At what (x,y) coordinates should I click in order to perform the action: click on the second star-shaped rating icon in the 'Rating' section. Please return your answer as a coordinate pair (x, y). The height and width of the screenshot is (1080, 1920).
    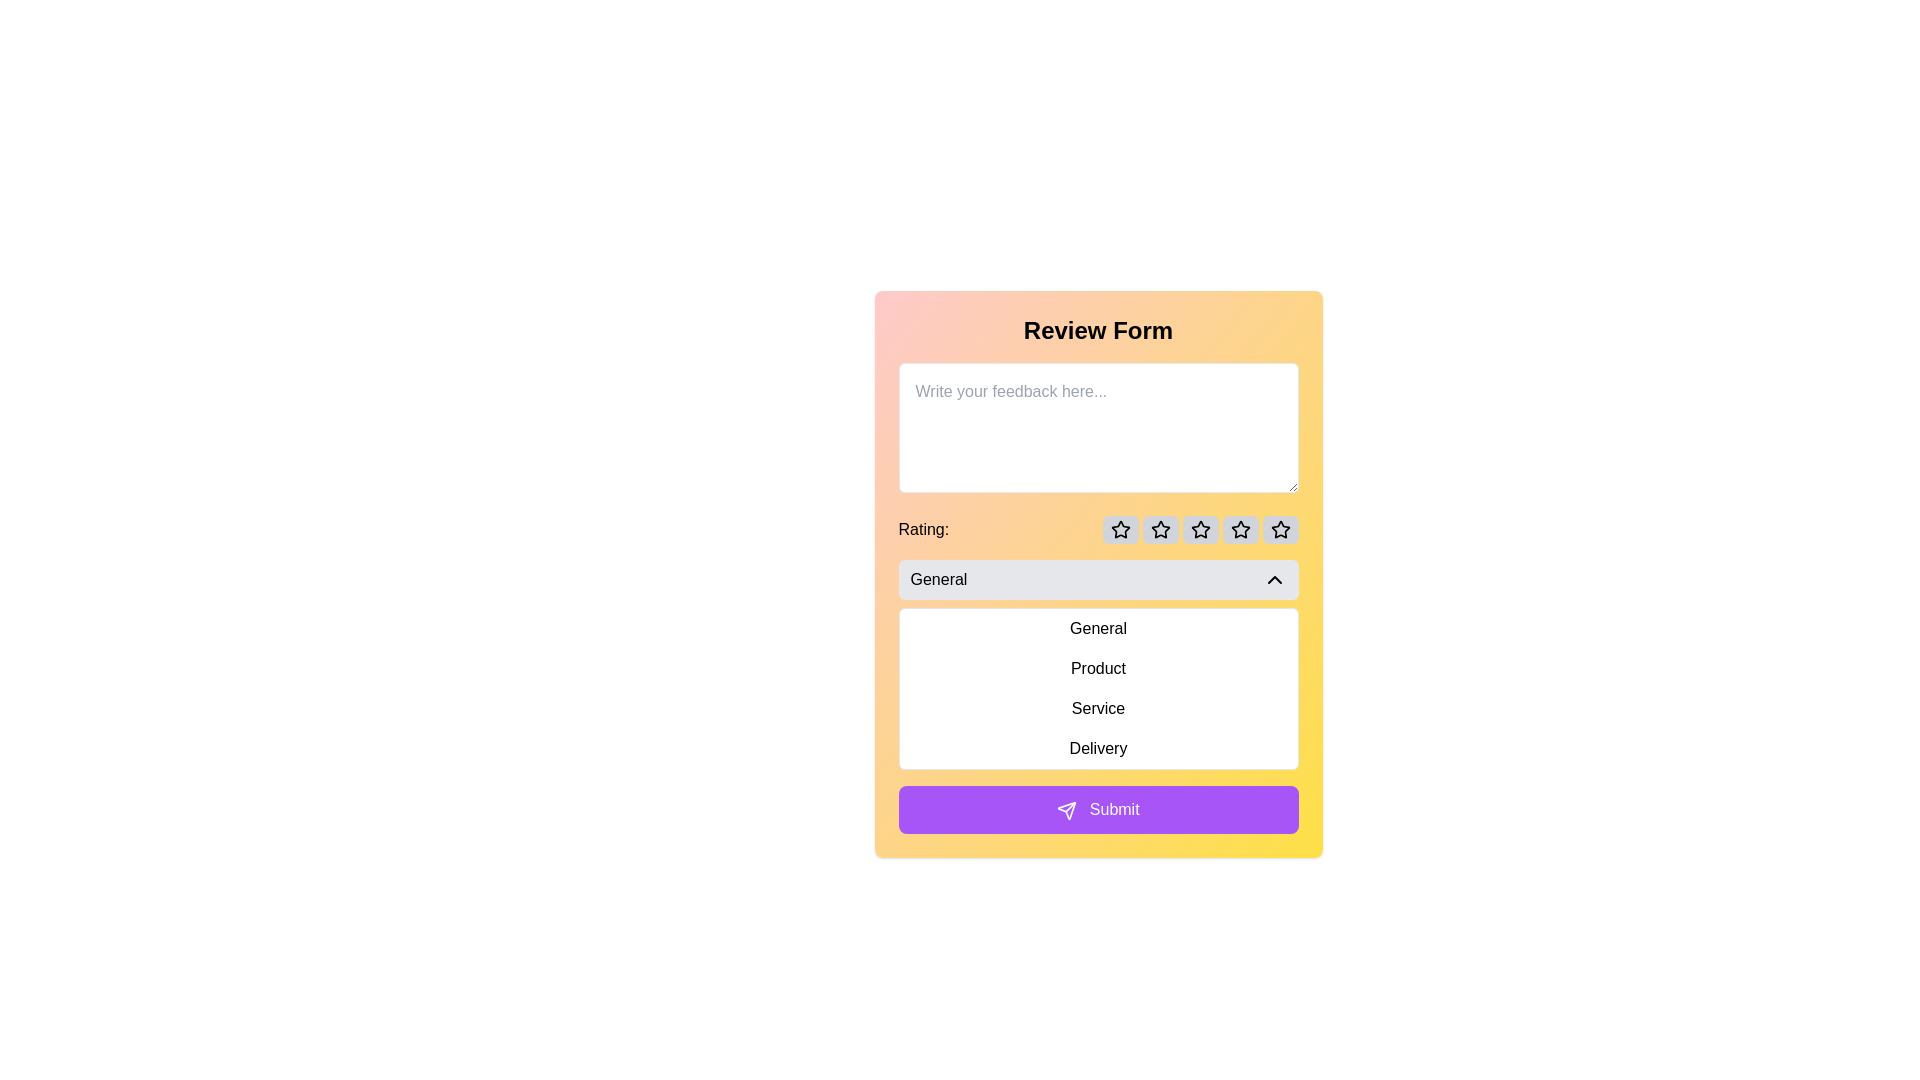
    Looking at the image, I should click on (1160, 528).